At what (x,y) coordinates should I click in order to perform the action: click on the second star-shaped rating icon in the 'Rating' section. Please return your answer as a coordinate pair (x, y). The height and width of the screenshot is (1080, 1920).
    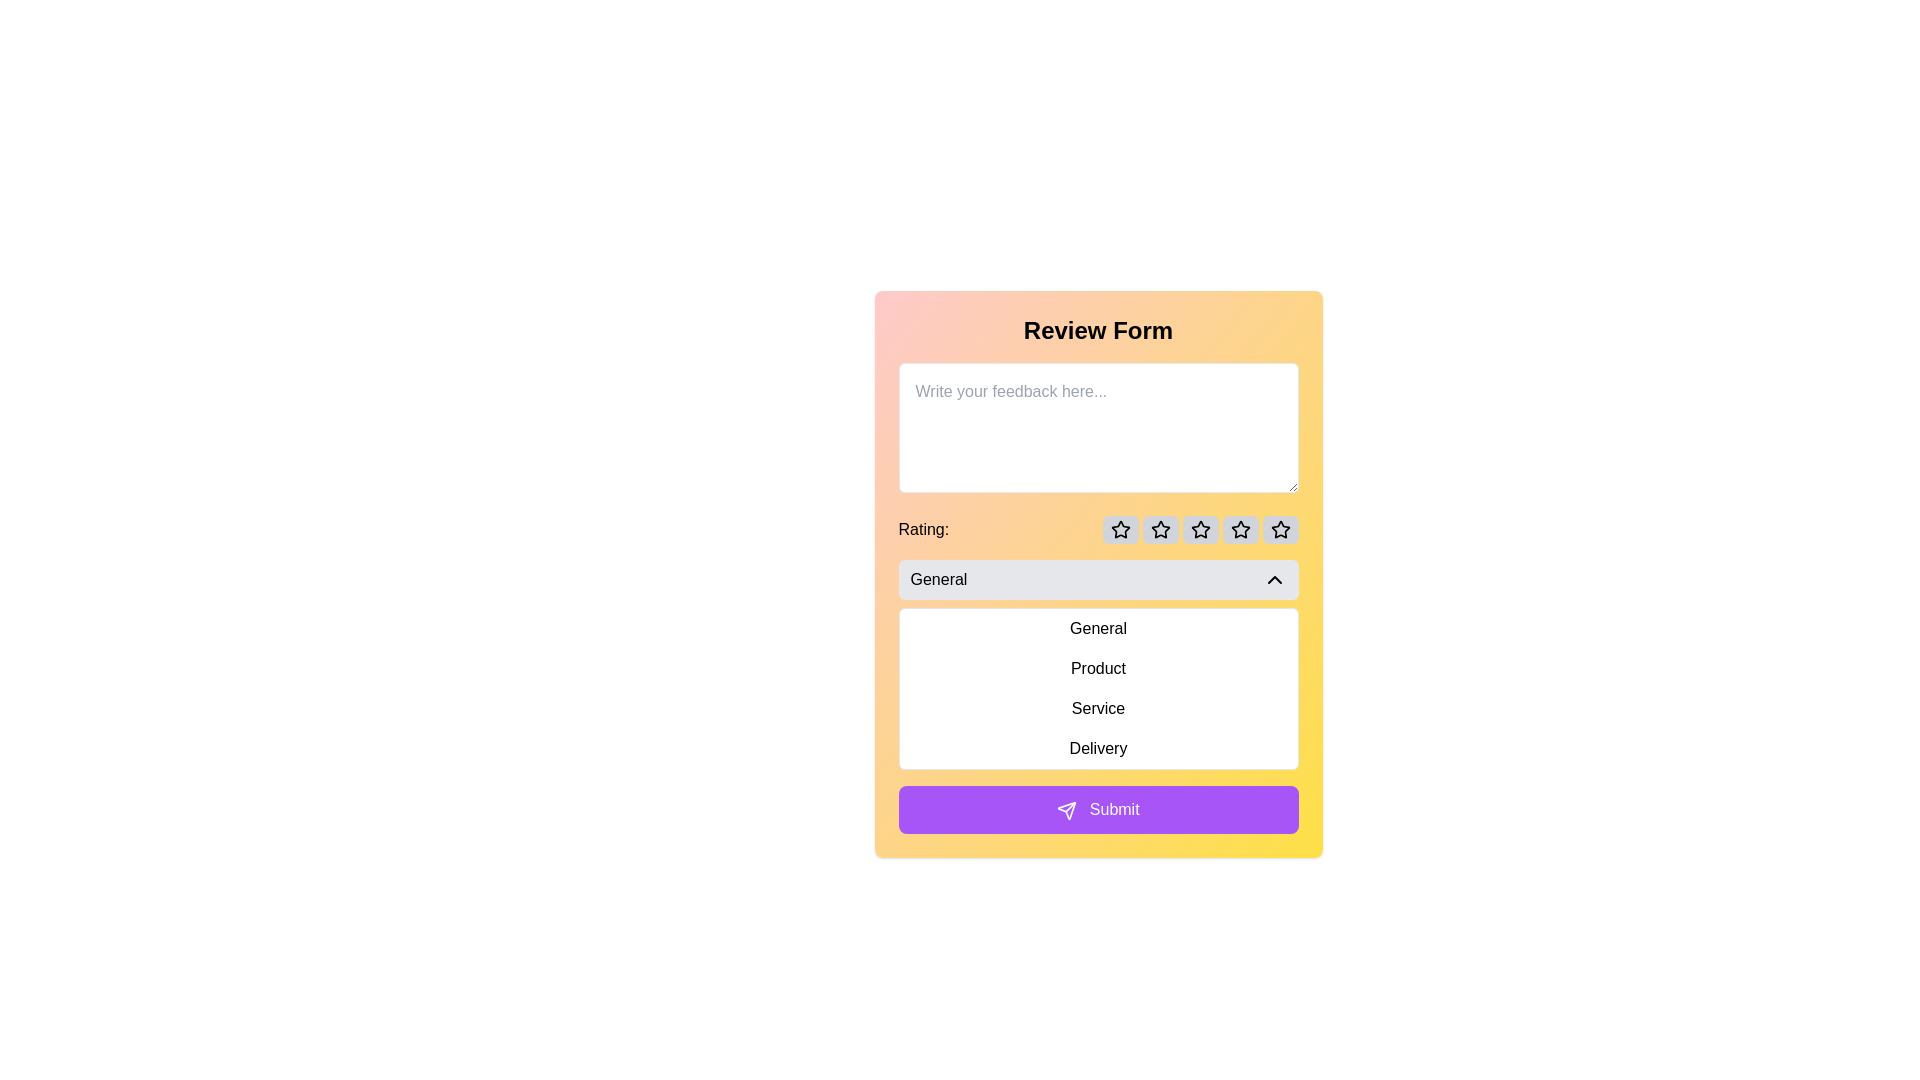
    Looking at the image, I should click on (1160, 528).